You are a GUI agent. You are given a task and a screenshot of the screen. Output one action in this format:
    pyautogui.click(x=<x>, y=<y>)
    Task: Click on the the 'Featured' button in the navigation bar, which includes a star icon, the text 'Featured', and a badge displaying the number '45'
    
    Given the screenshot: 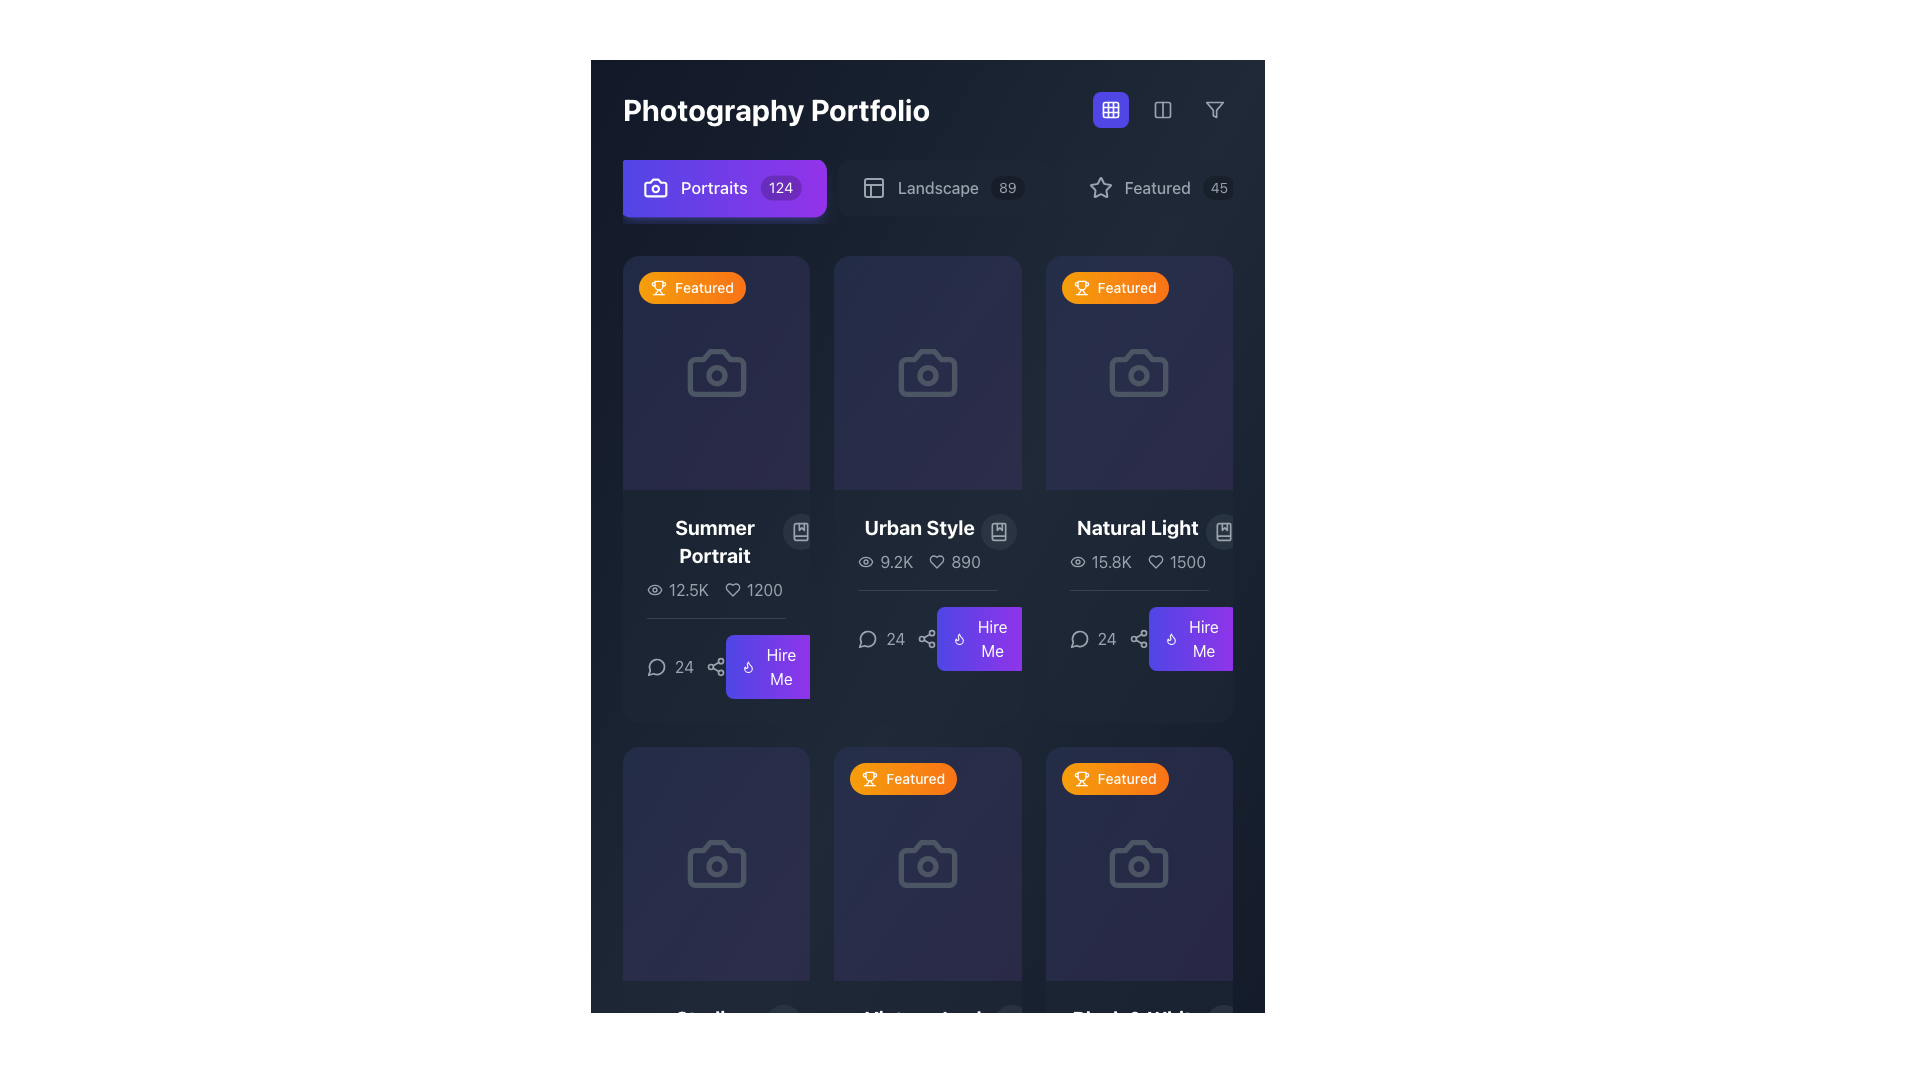 What is the action you would take?
    pyautogui.click(x=1162, y=188)
    